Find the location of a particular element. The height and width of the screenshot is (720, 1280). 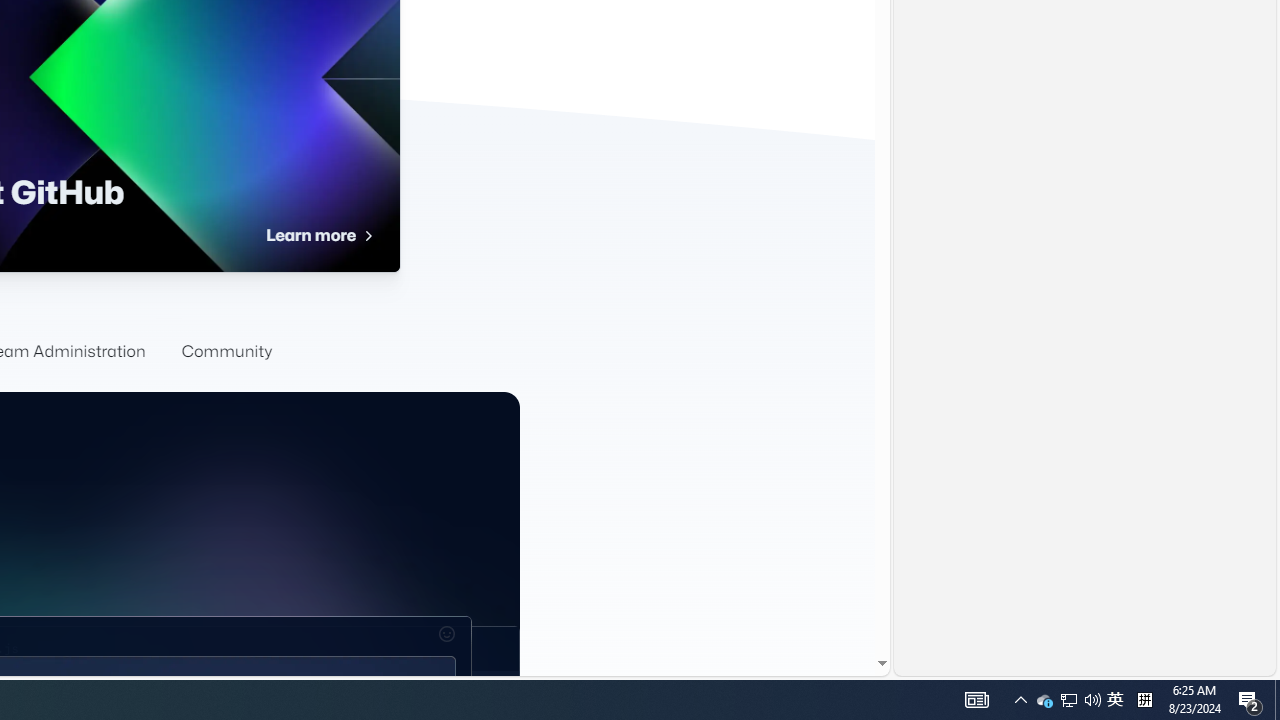

'Community' is located at coordinates (226, 351).